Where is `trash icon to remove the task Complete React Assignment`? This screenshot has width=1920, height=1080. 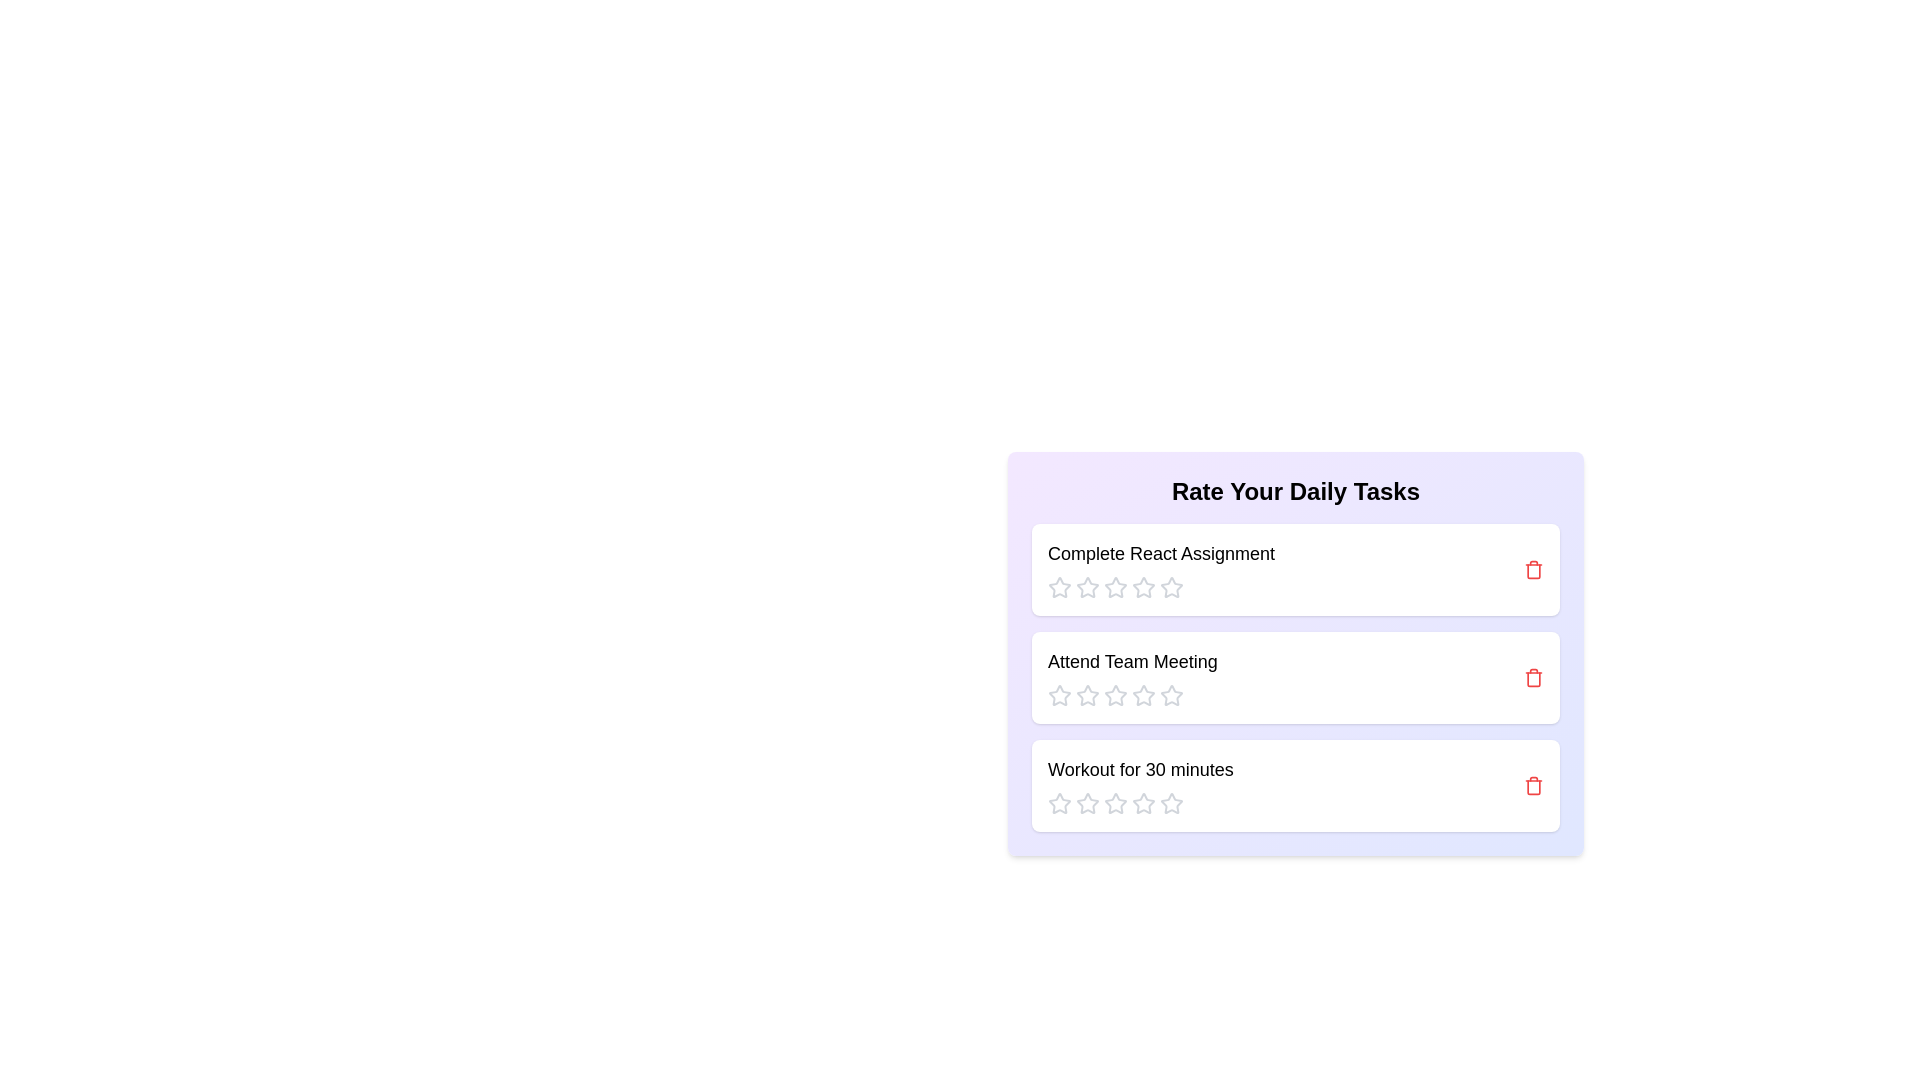 trash icon to remove the task Complete React Assignment is located at coordinates (1533, 570).